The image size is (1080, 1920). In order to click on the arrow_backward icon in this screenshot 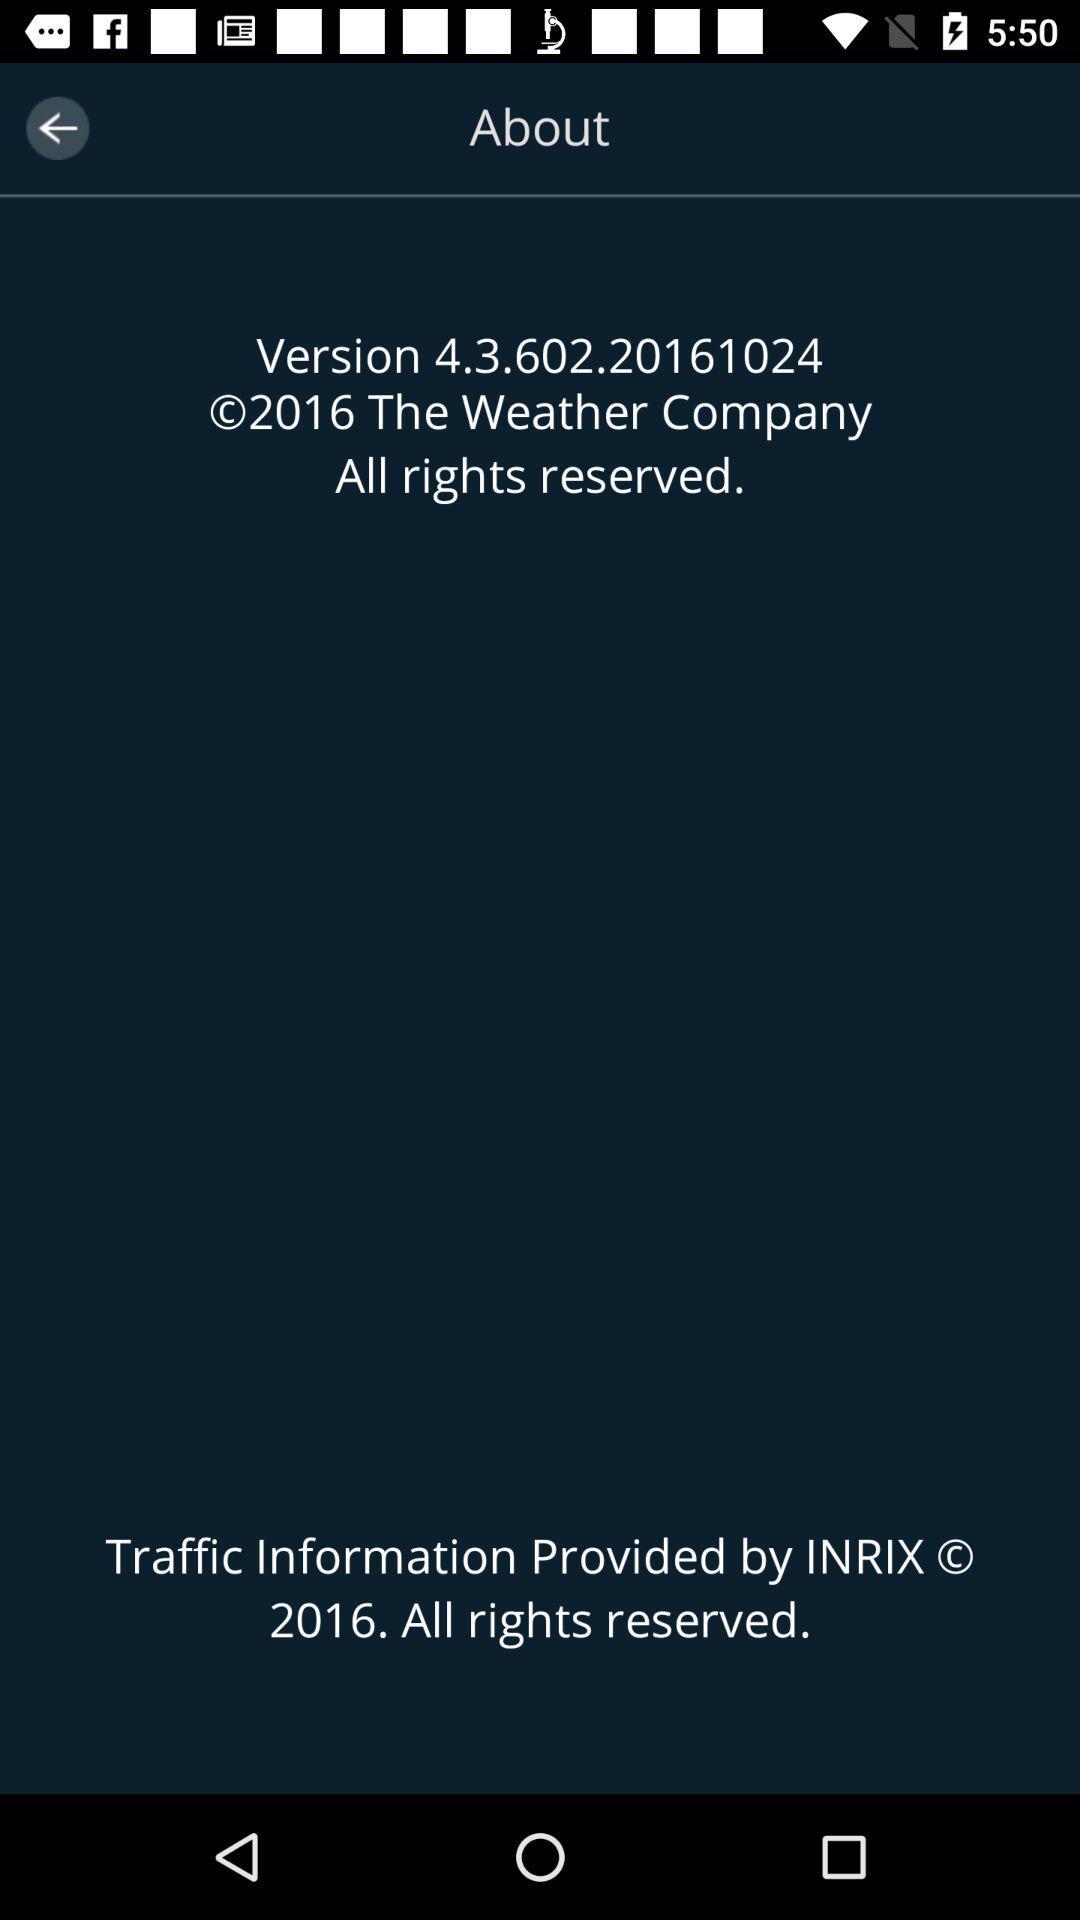, I will do `click(56, 127)`.